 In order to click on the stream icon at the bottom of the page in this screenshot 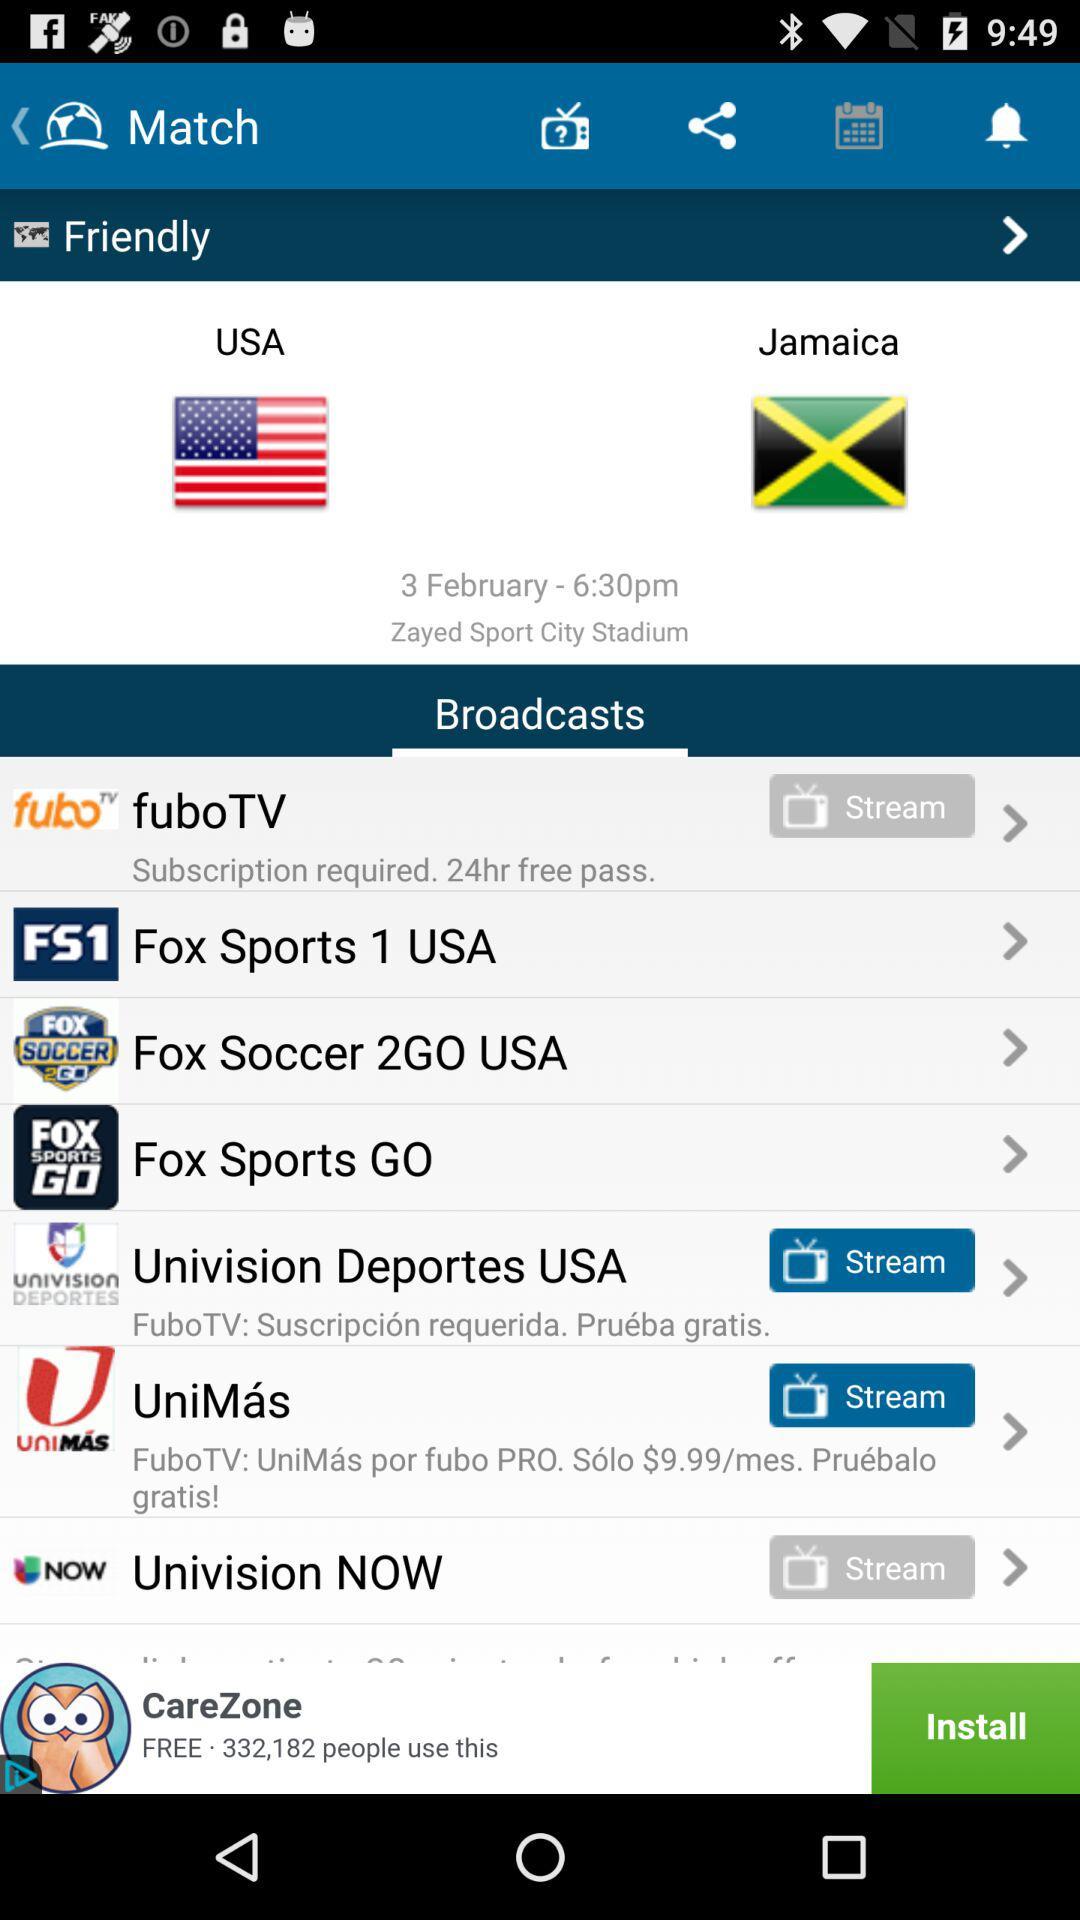, I will do `click(805, 1566)`.